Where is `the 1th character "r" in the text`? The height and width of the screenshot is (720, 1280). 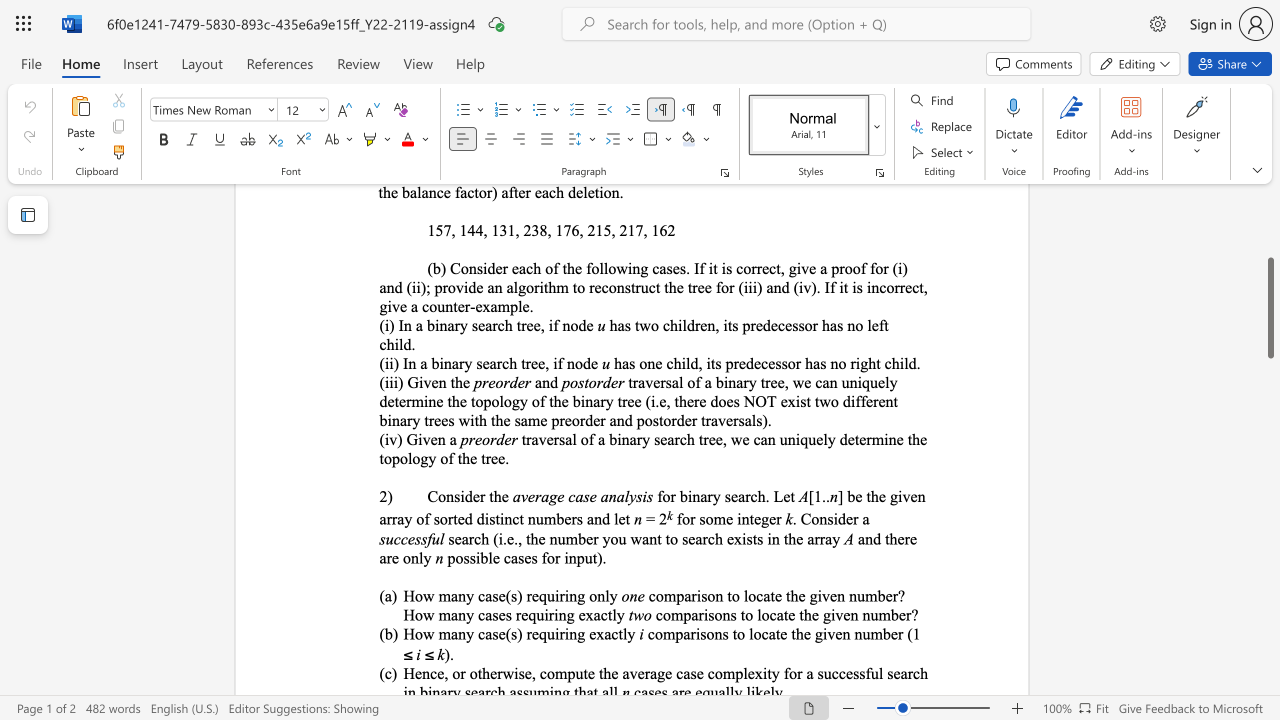
the 1th character "r" in the text is located at coordinates (692, 518).